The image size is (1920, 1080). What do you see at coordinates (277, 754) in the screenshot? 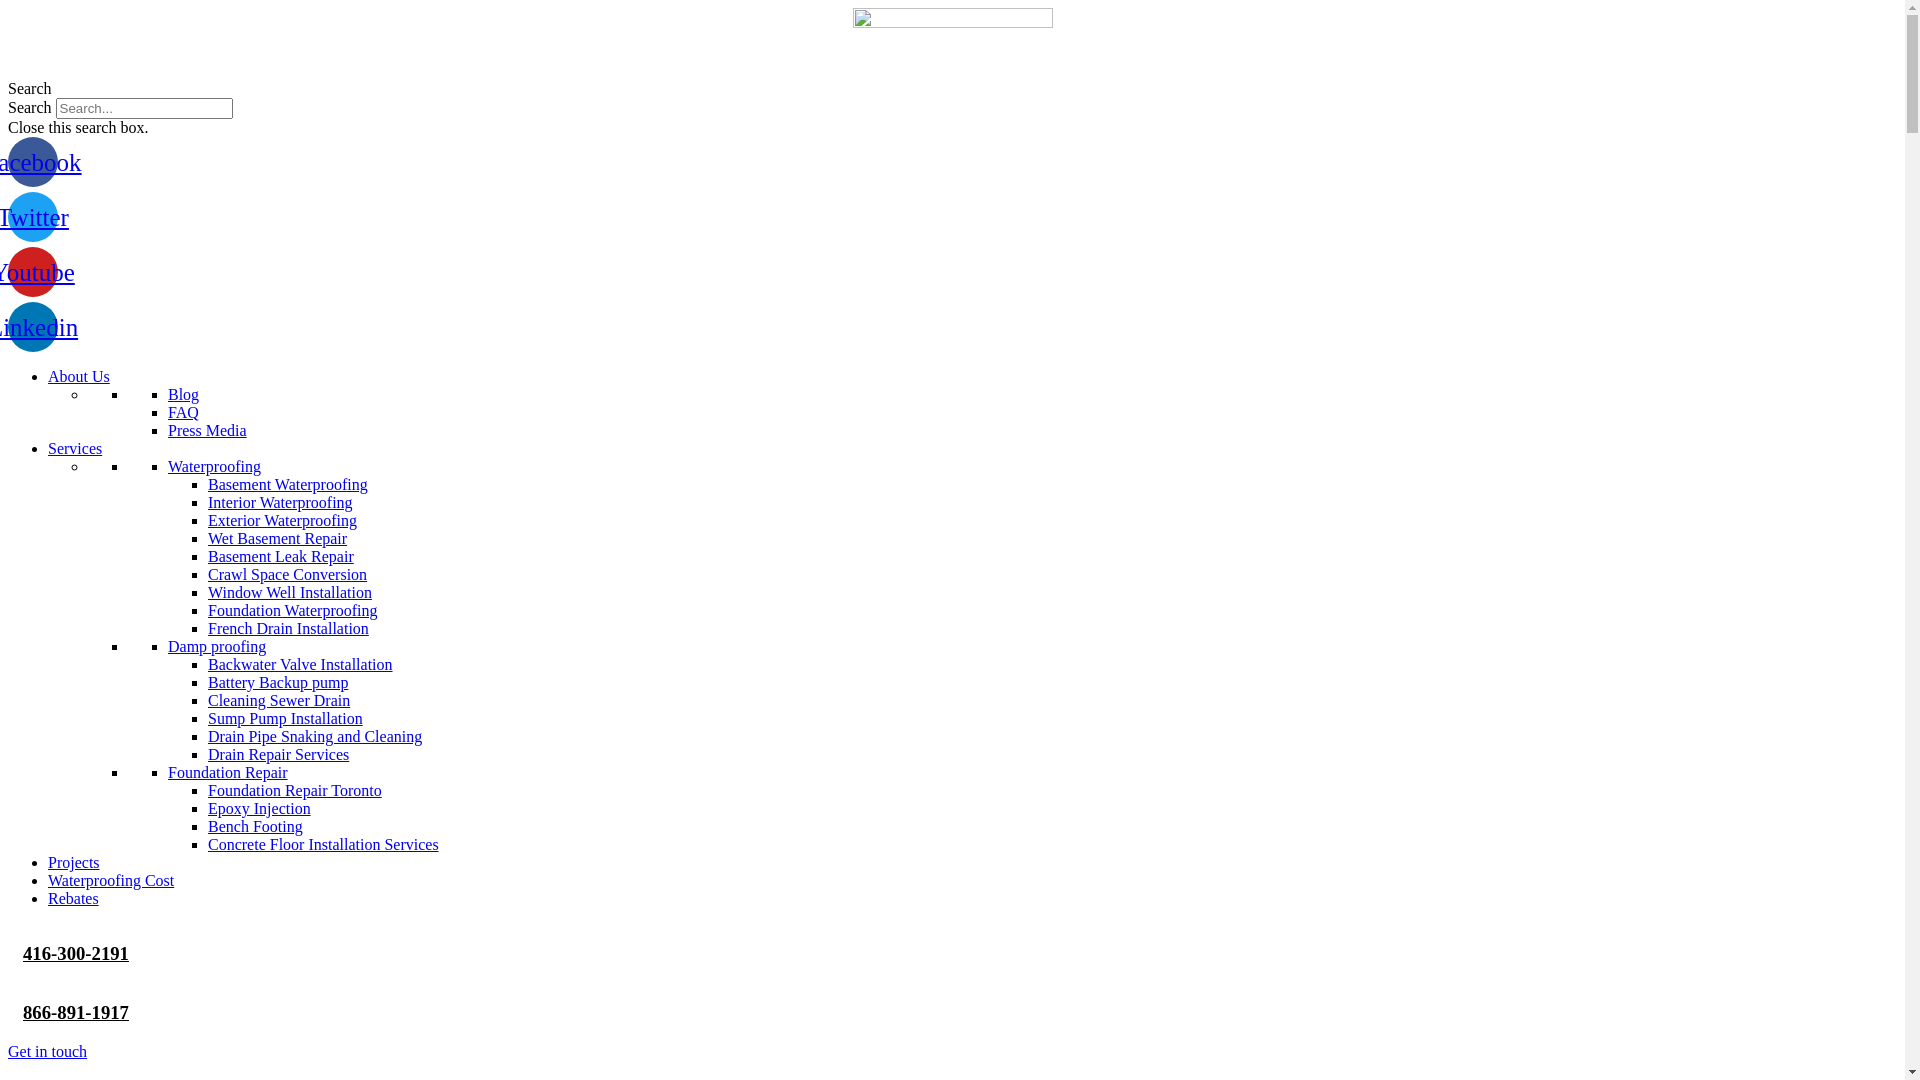
I see `'Drain Repair Services'` at bounding box center [277, 754].